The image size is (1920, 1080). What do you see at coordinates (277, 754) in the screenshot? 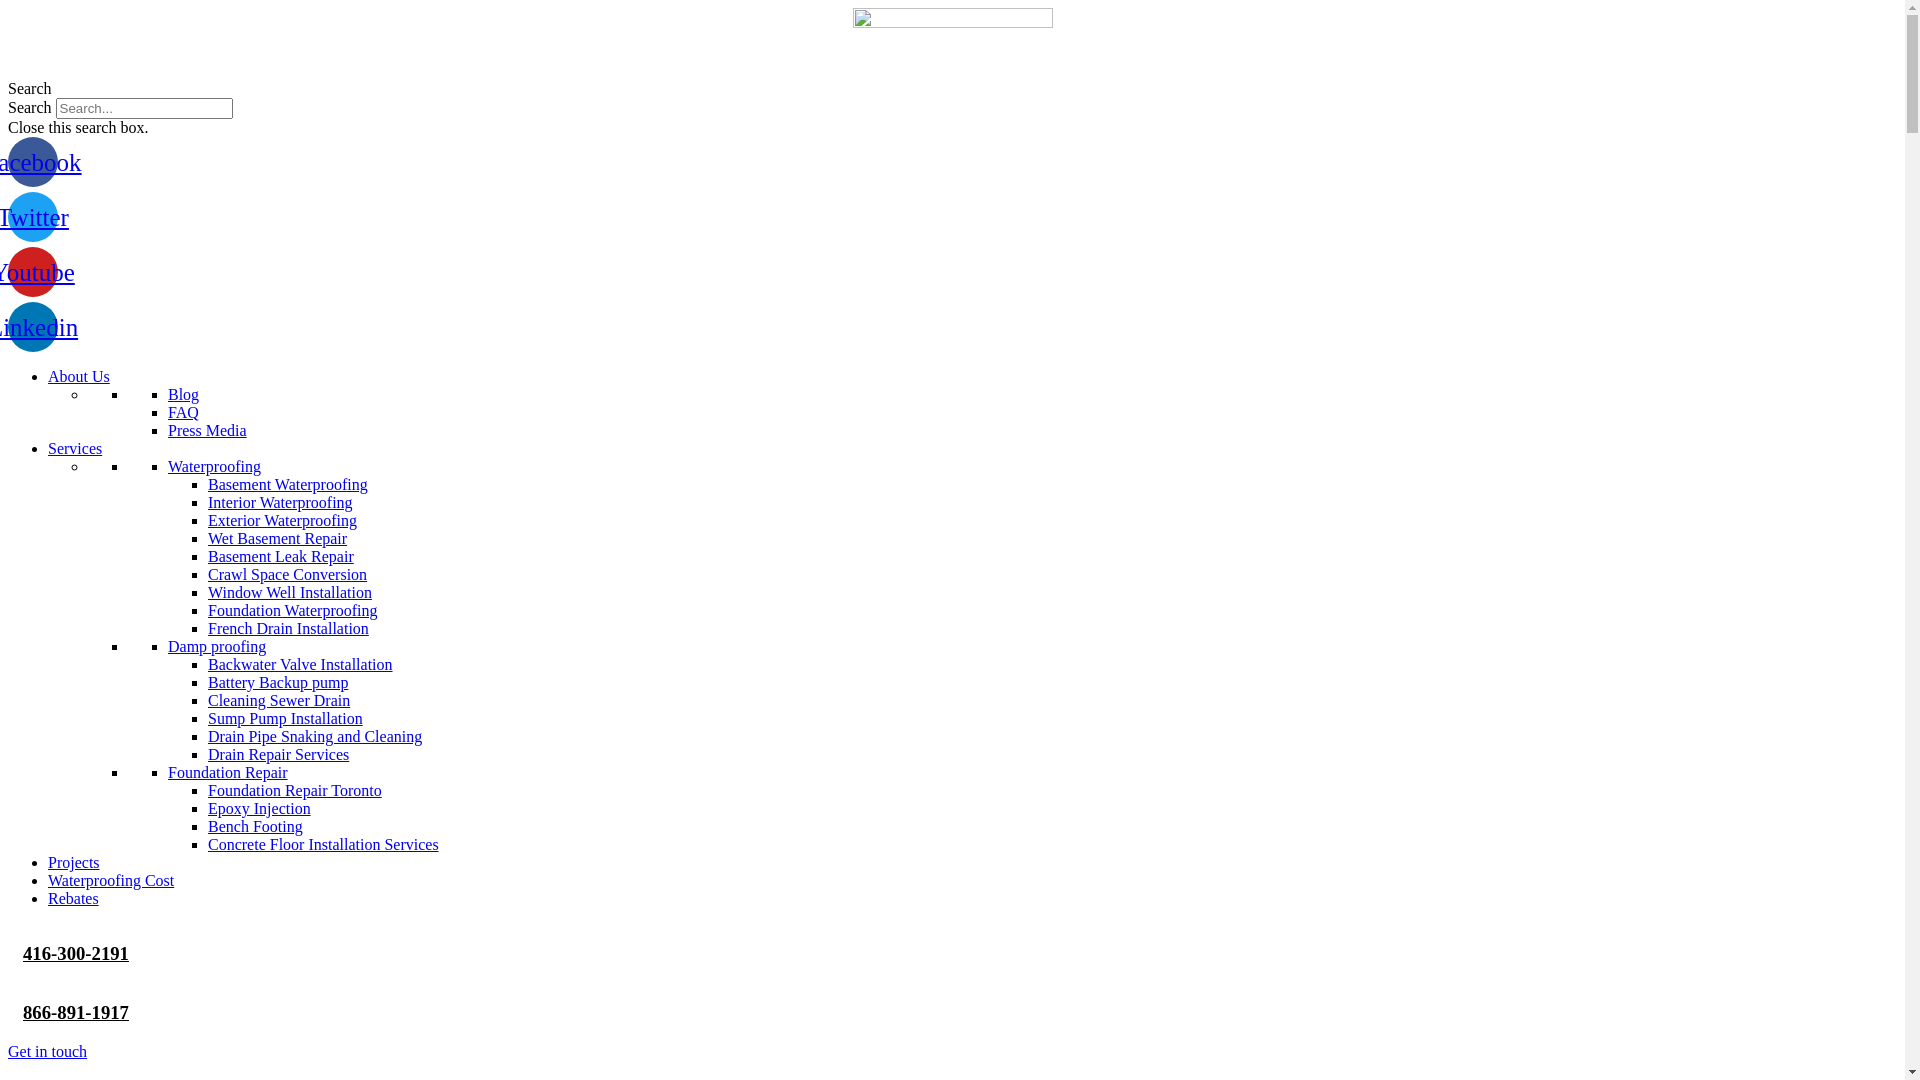
I see `'Drain Repair Services'` at bounding box center [277, 754].